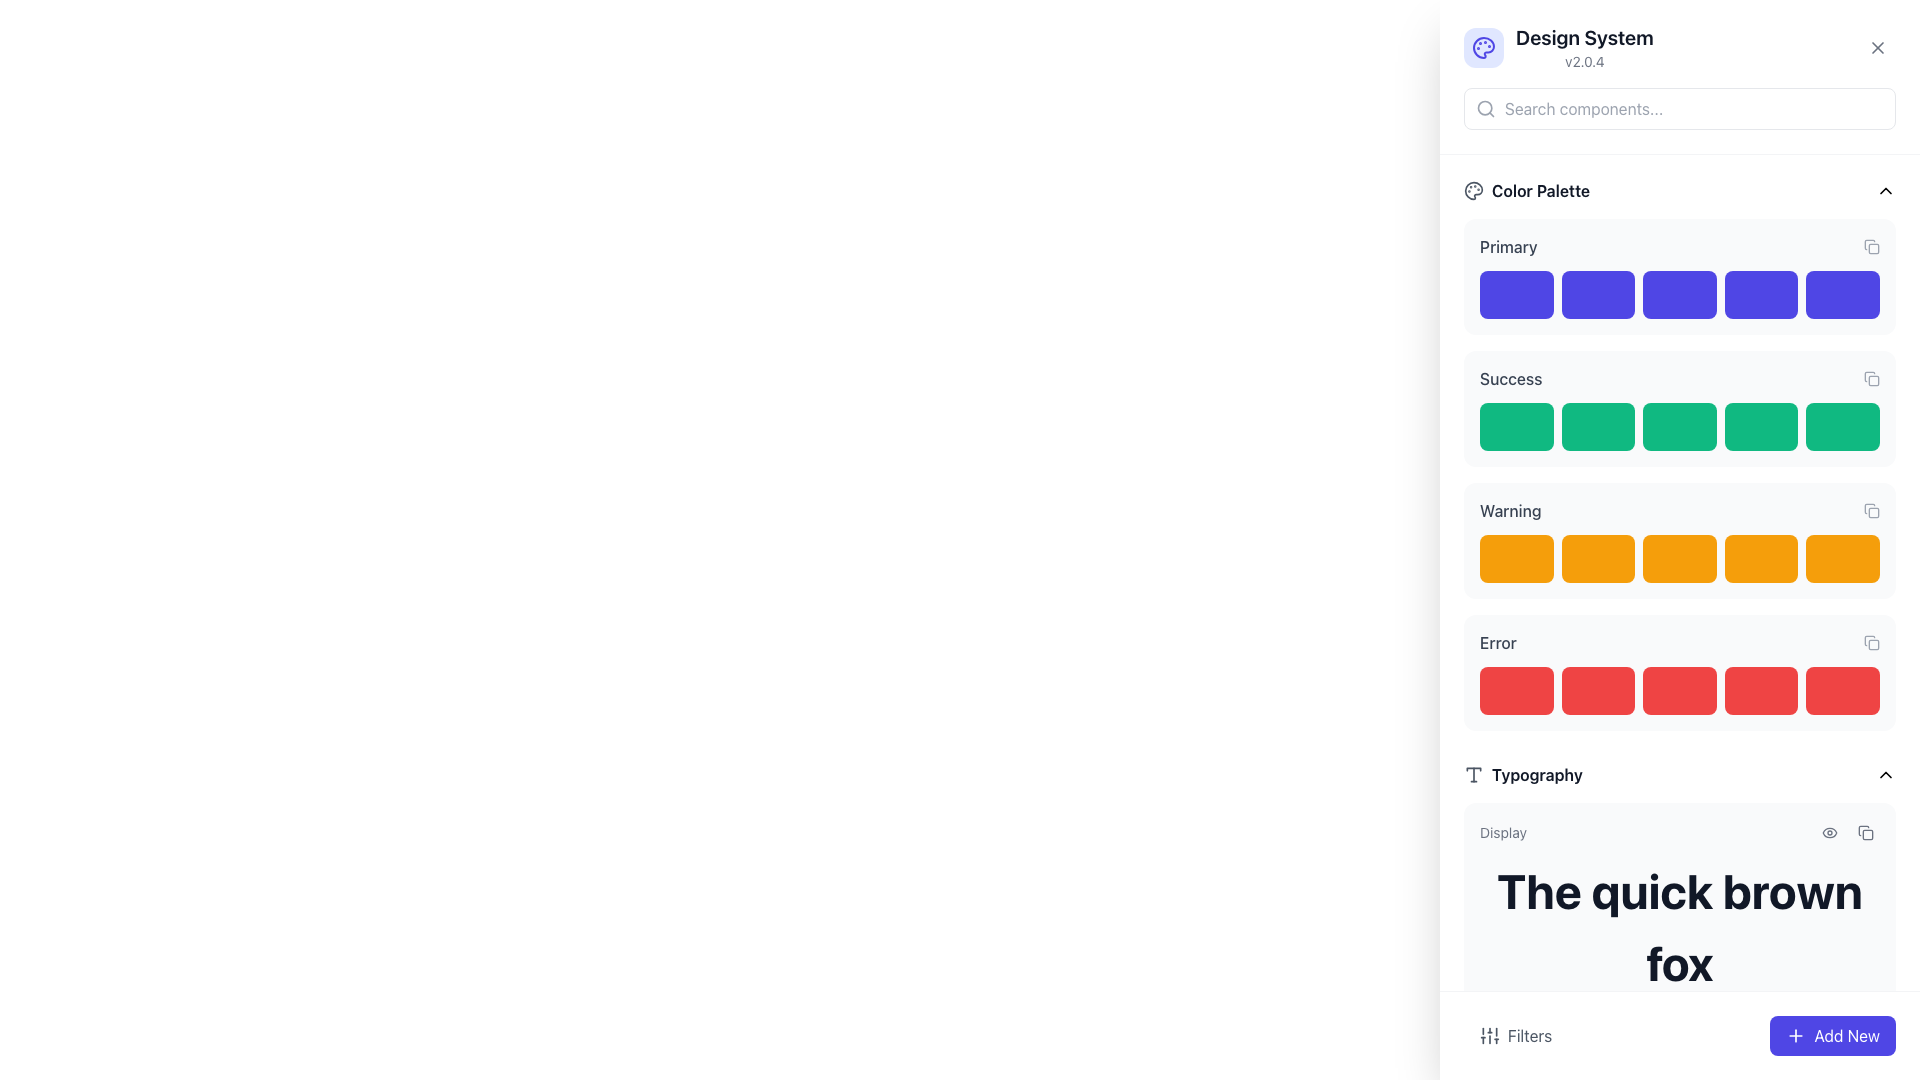  I want to click on the fourth orange color swatch in the 'Warning' section of the Color Palette, which serves as a visual indicator and is not interactive, so click(1761, 559).